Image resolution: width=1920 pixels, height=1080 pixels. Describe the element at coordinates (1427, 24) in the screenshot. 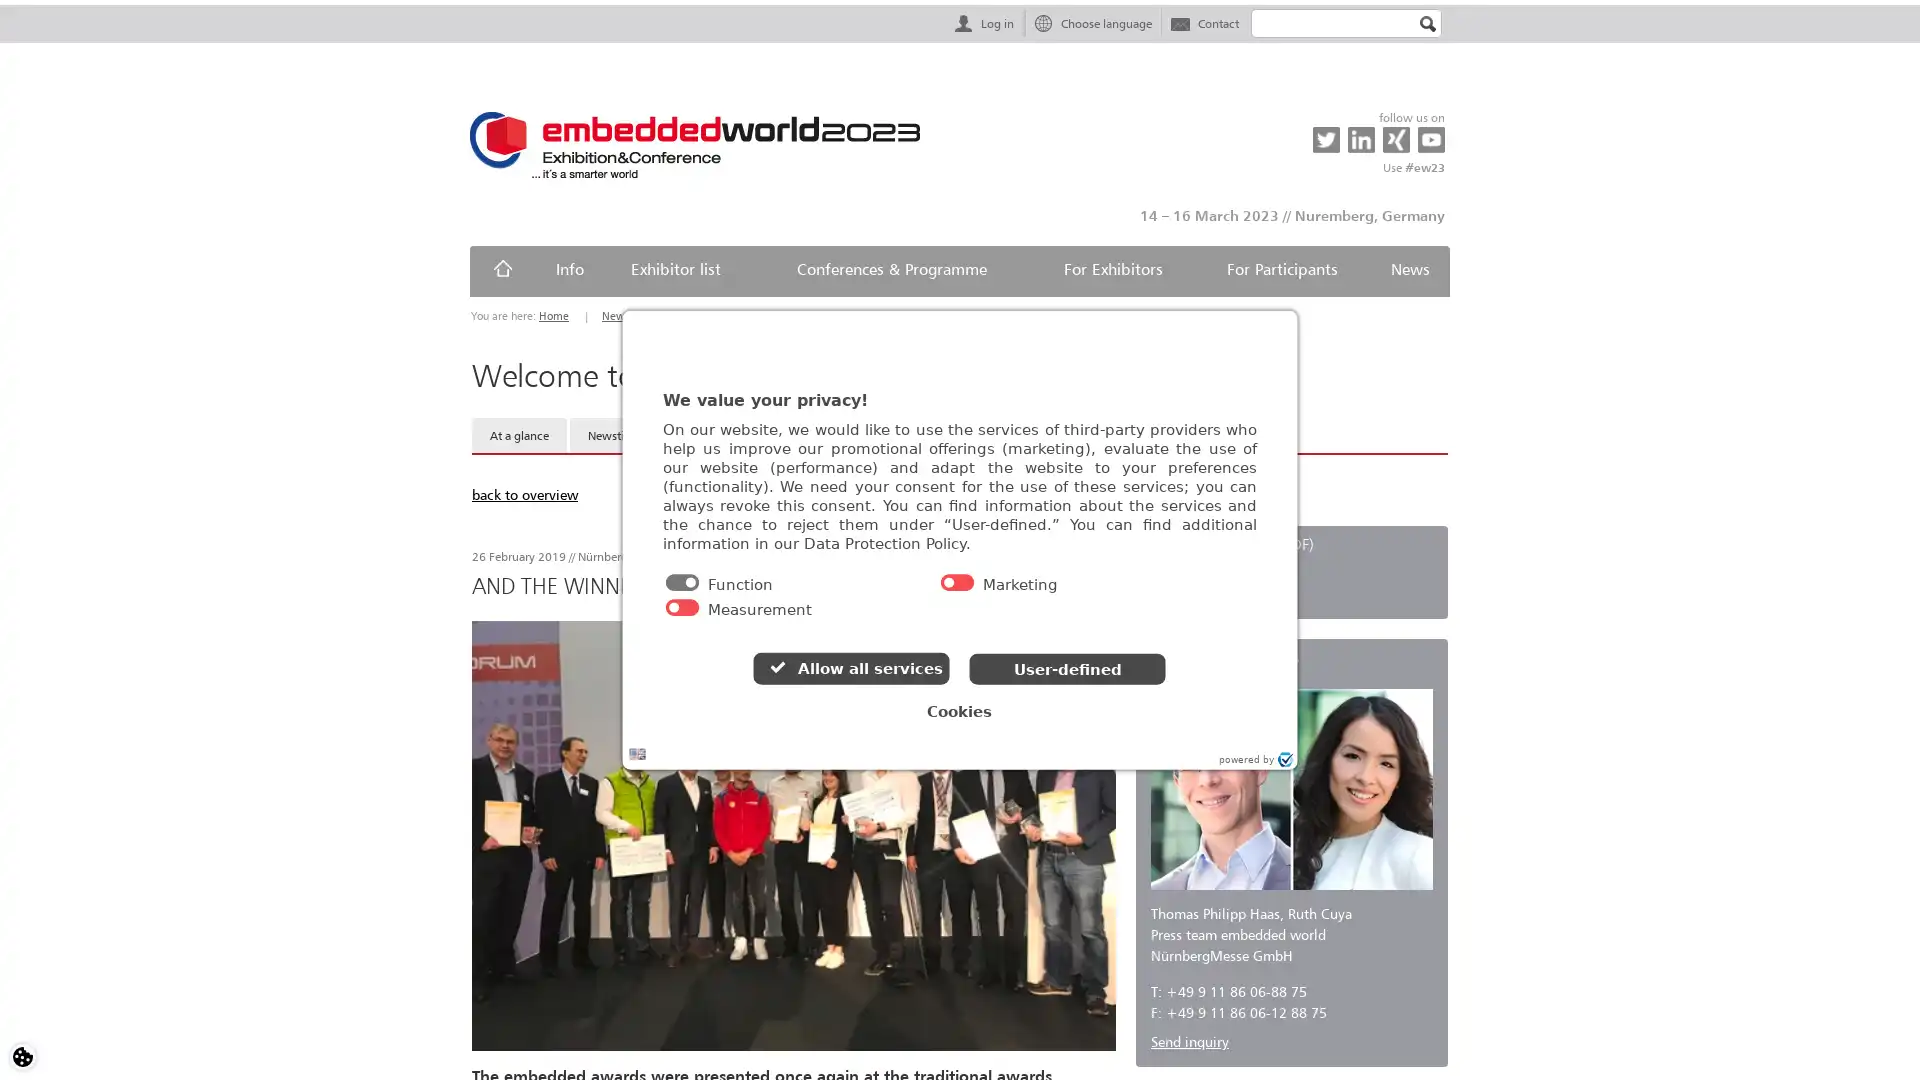

I see `Search` at that location.